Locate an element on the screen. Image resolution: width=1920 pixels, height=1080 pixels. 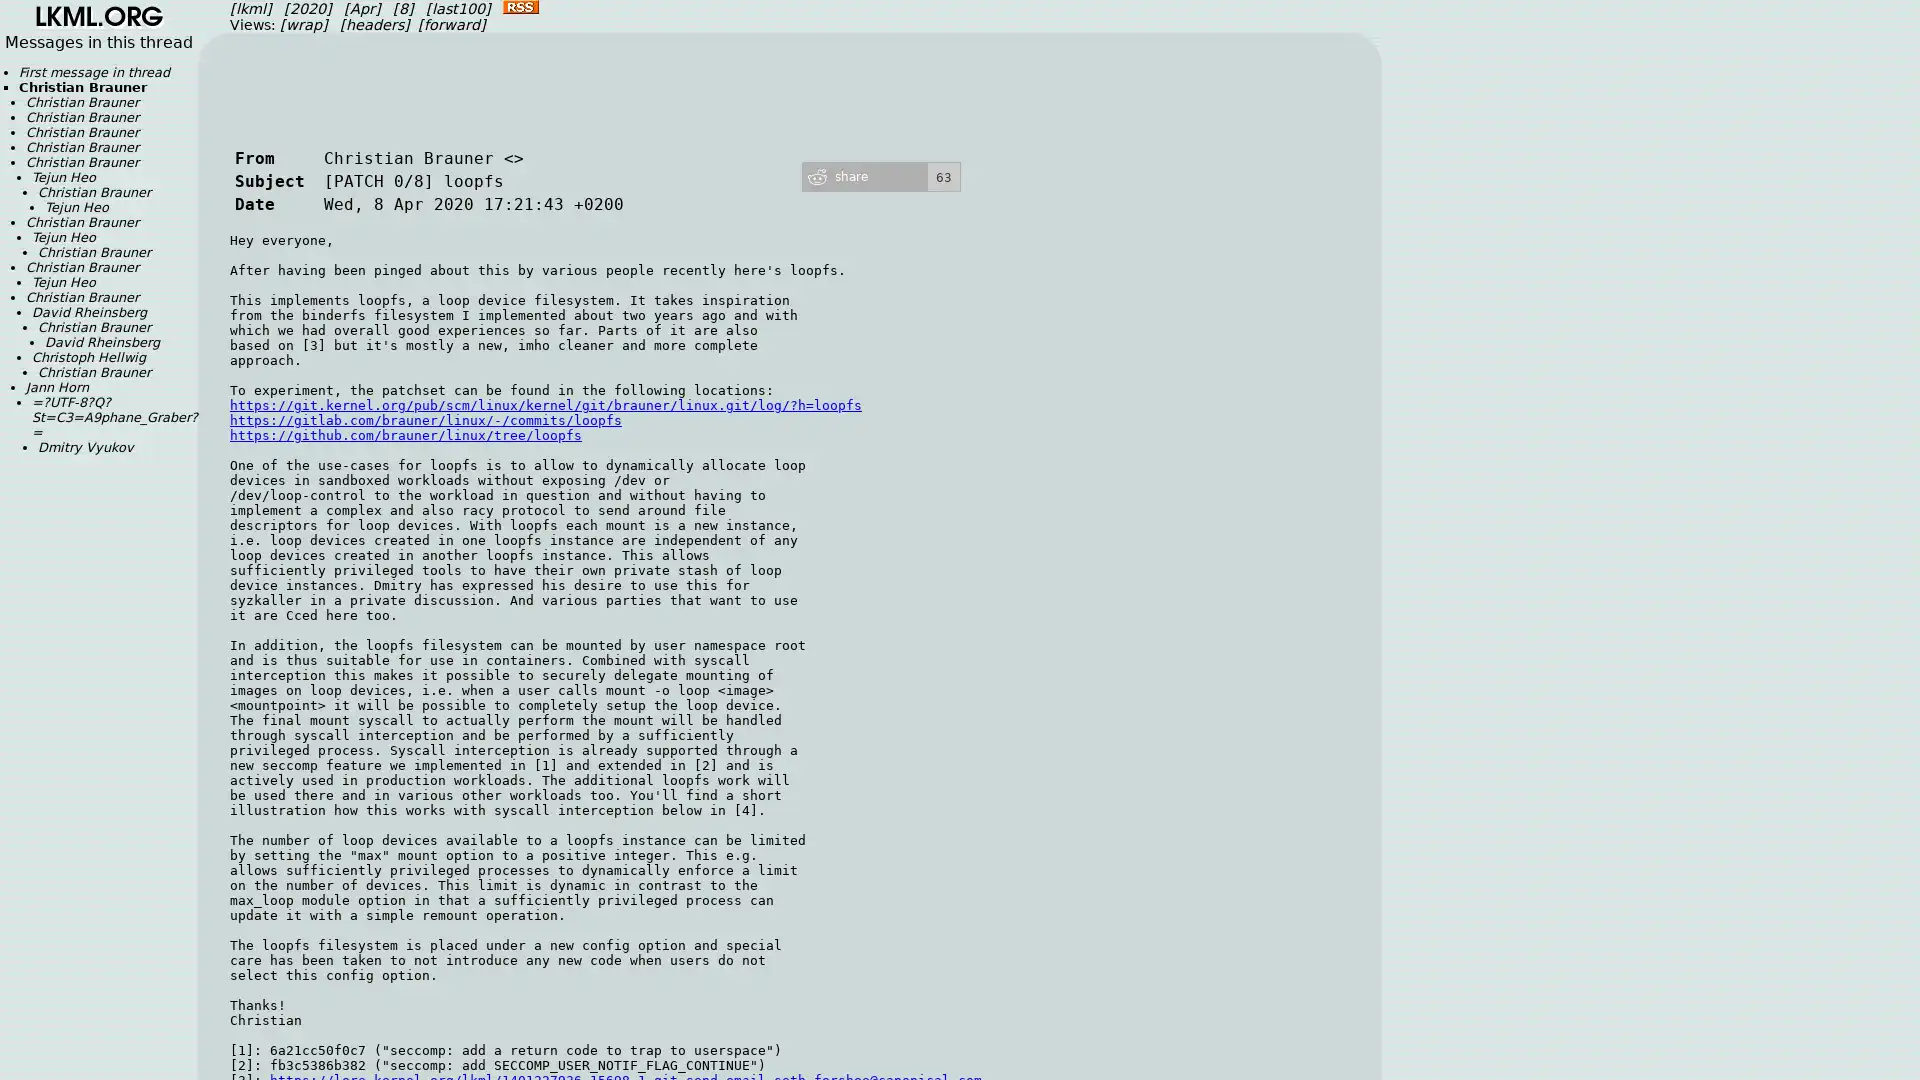
Share on Reddit is located at coordinates (880, 175).